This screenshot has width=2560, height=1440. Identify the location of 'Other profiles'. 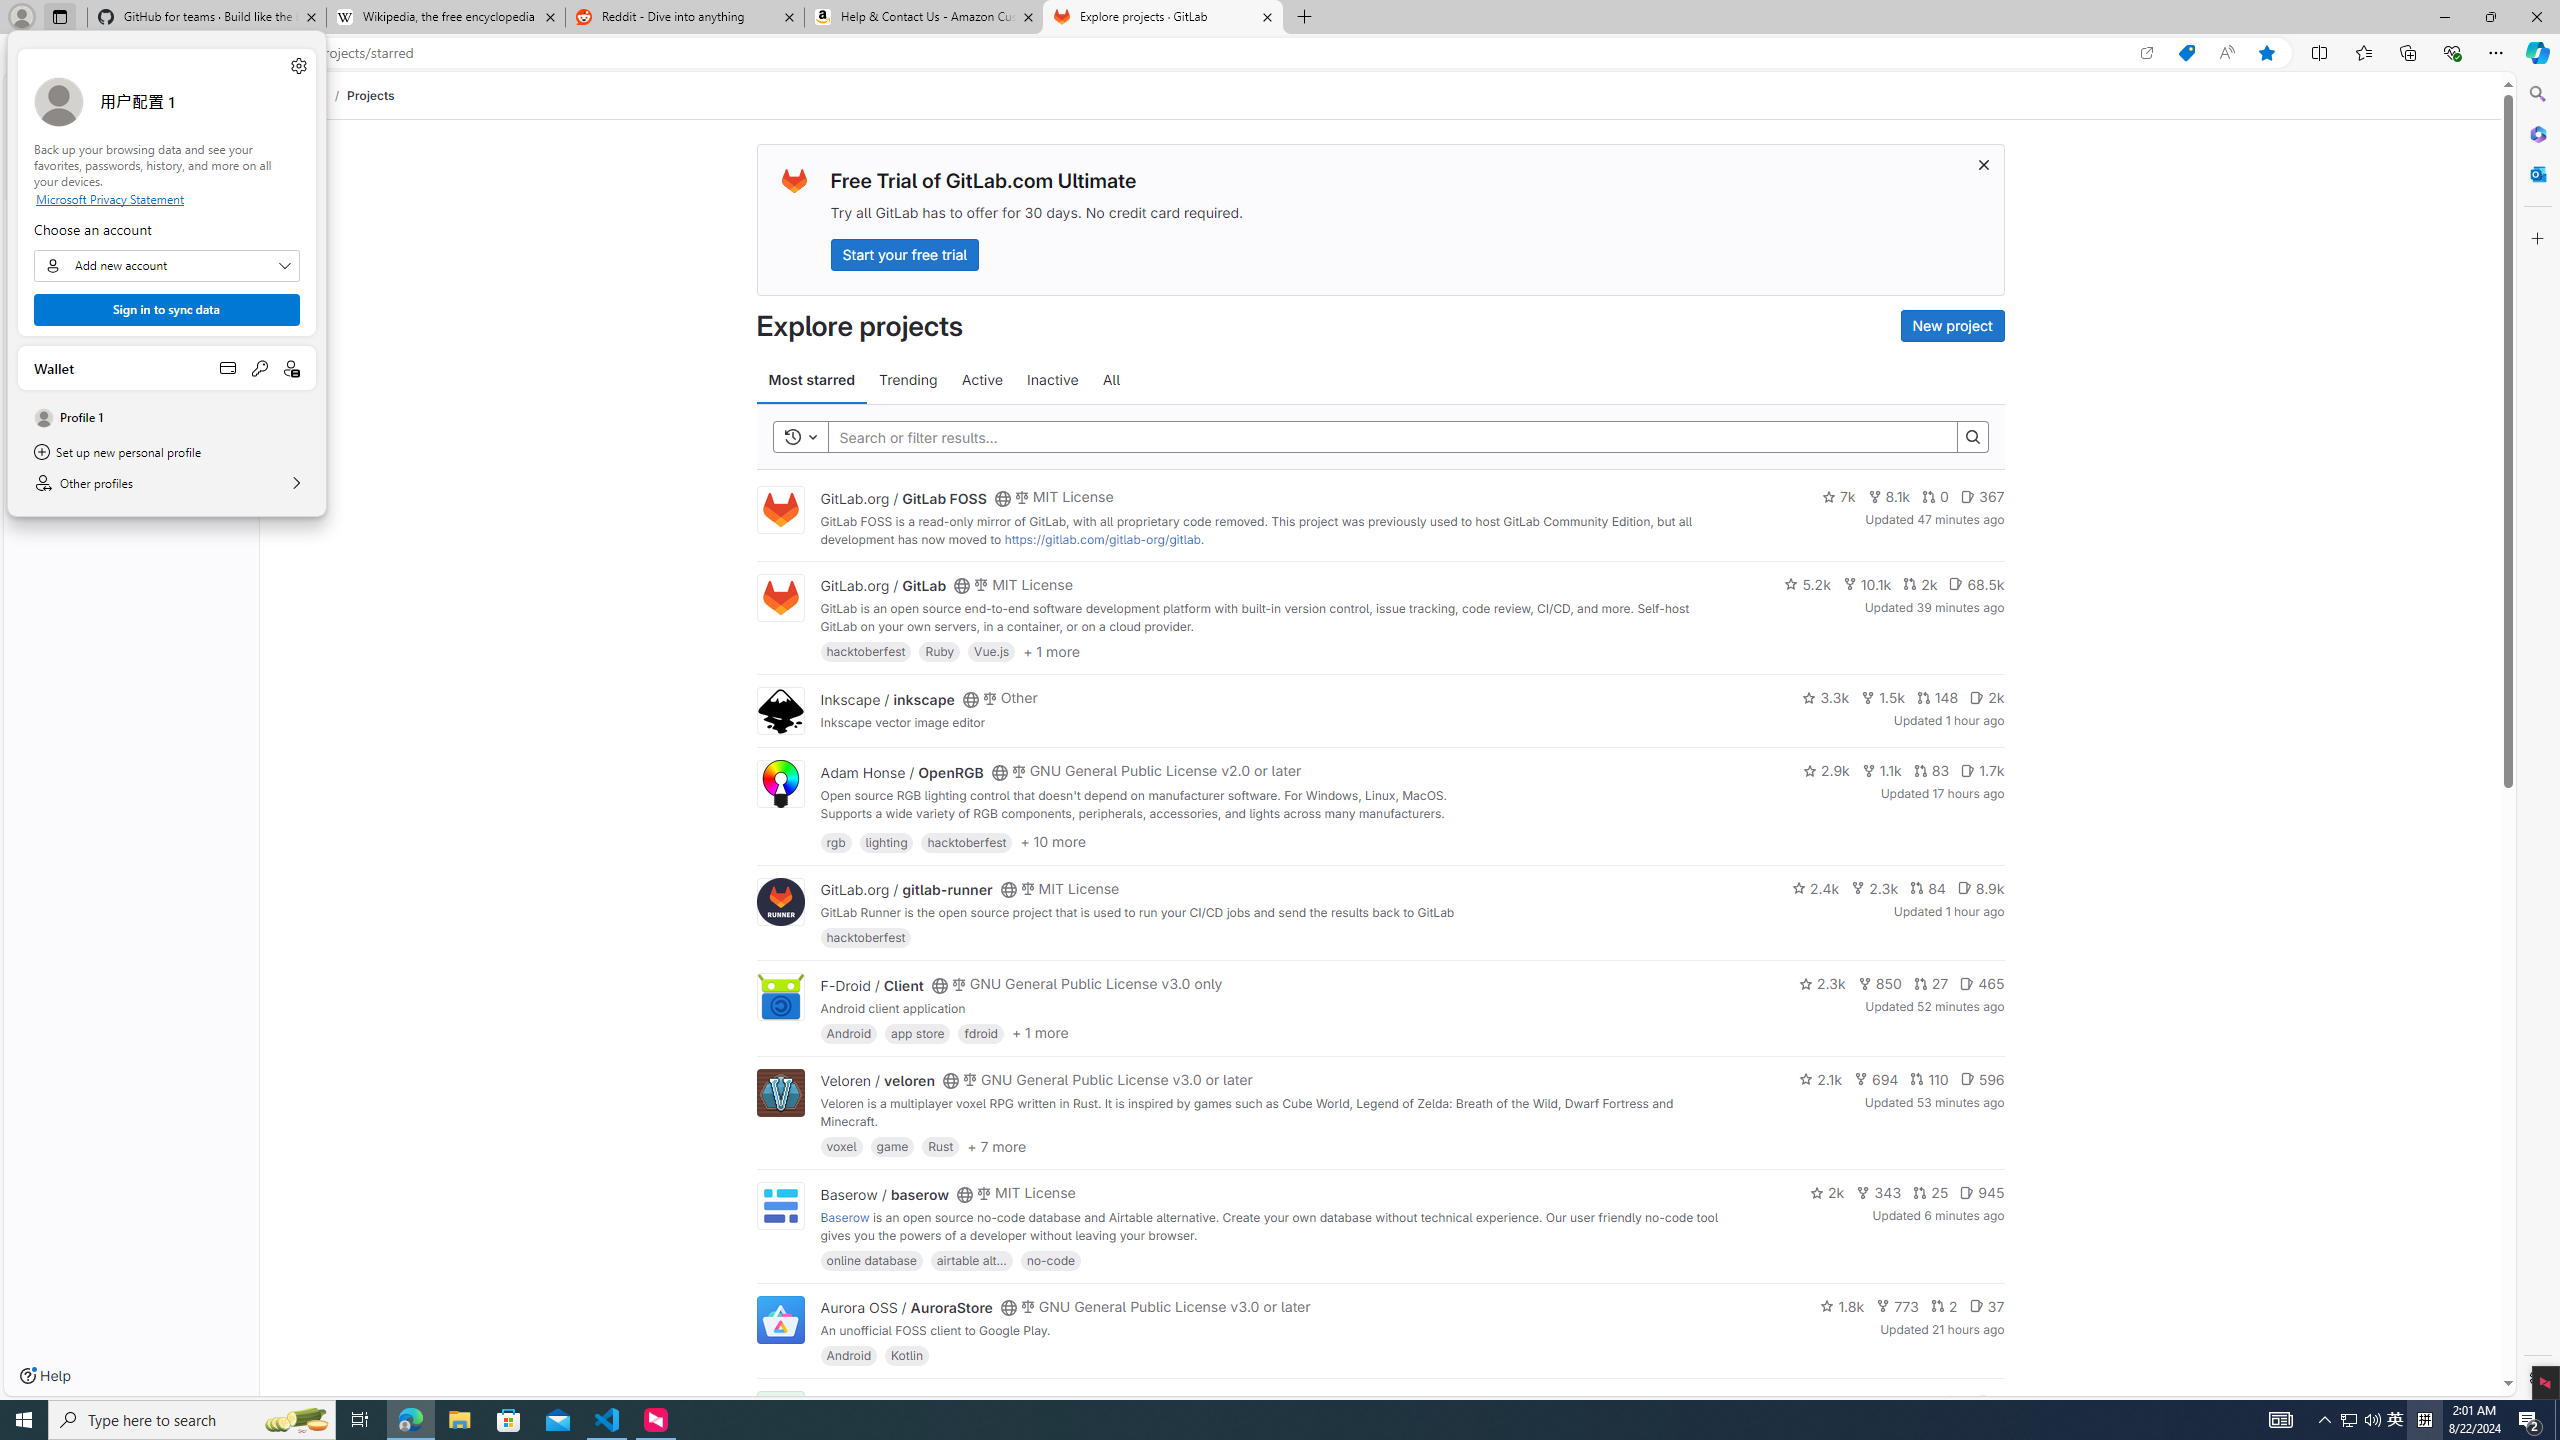
(166, 482).